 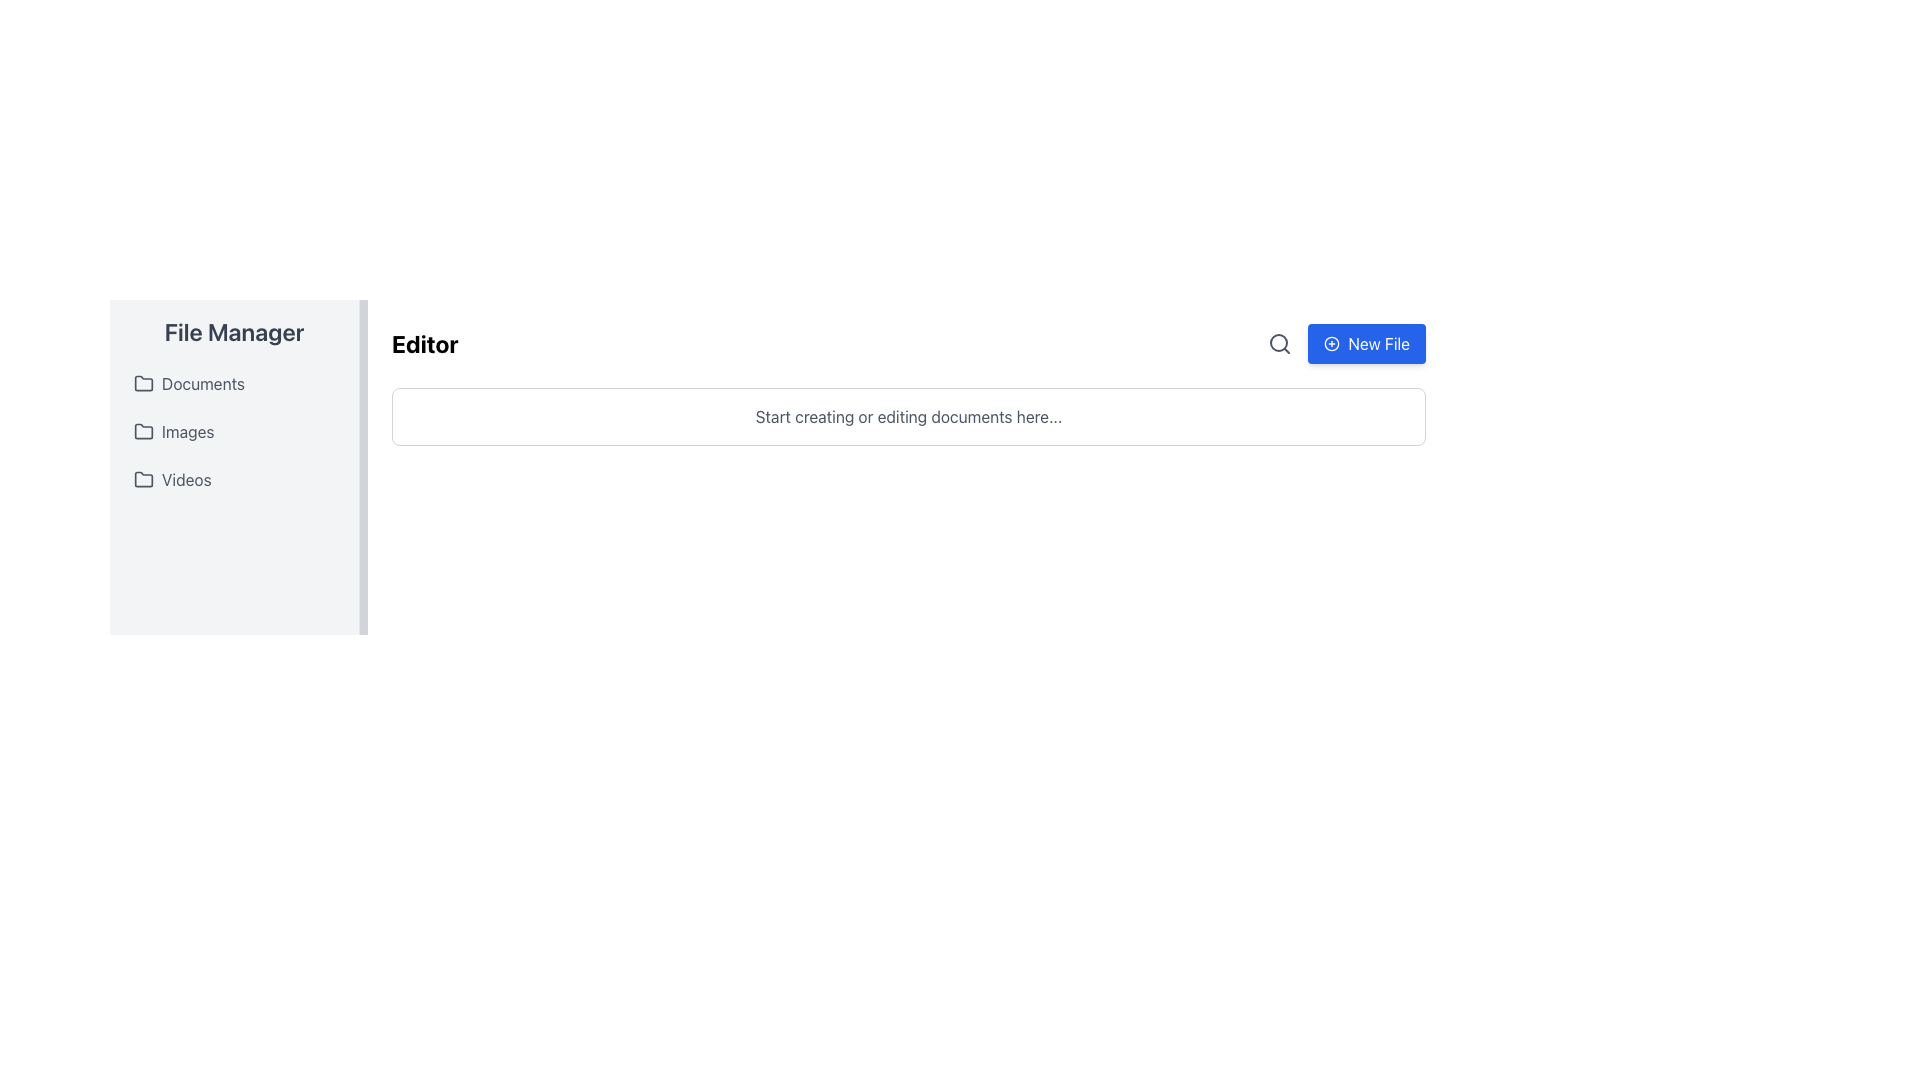 I want to click on the 'Videos' list item element in the 'File Manager' section, so click(x=234, y=479).